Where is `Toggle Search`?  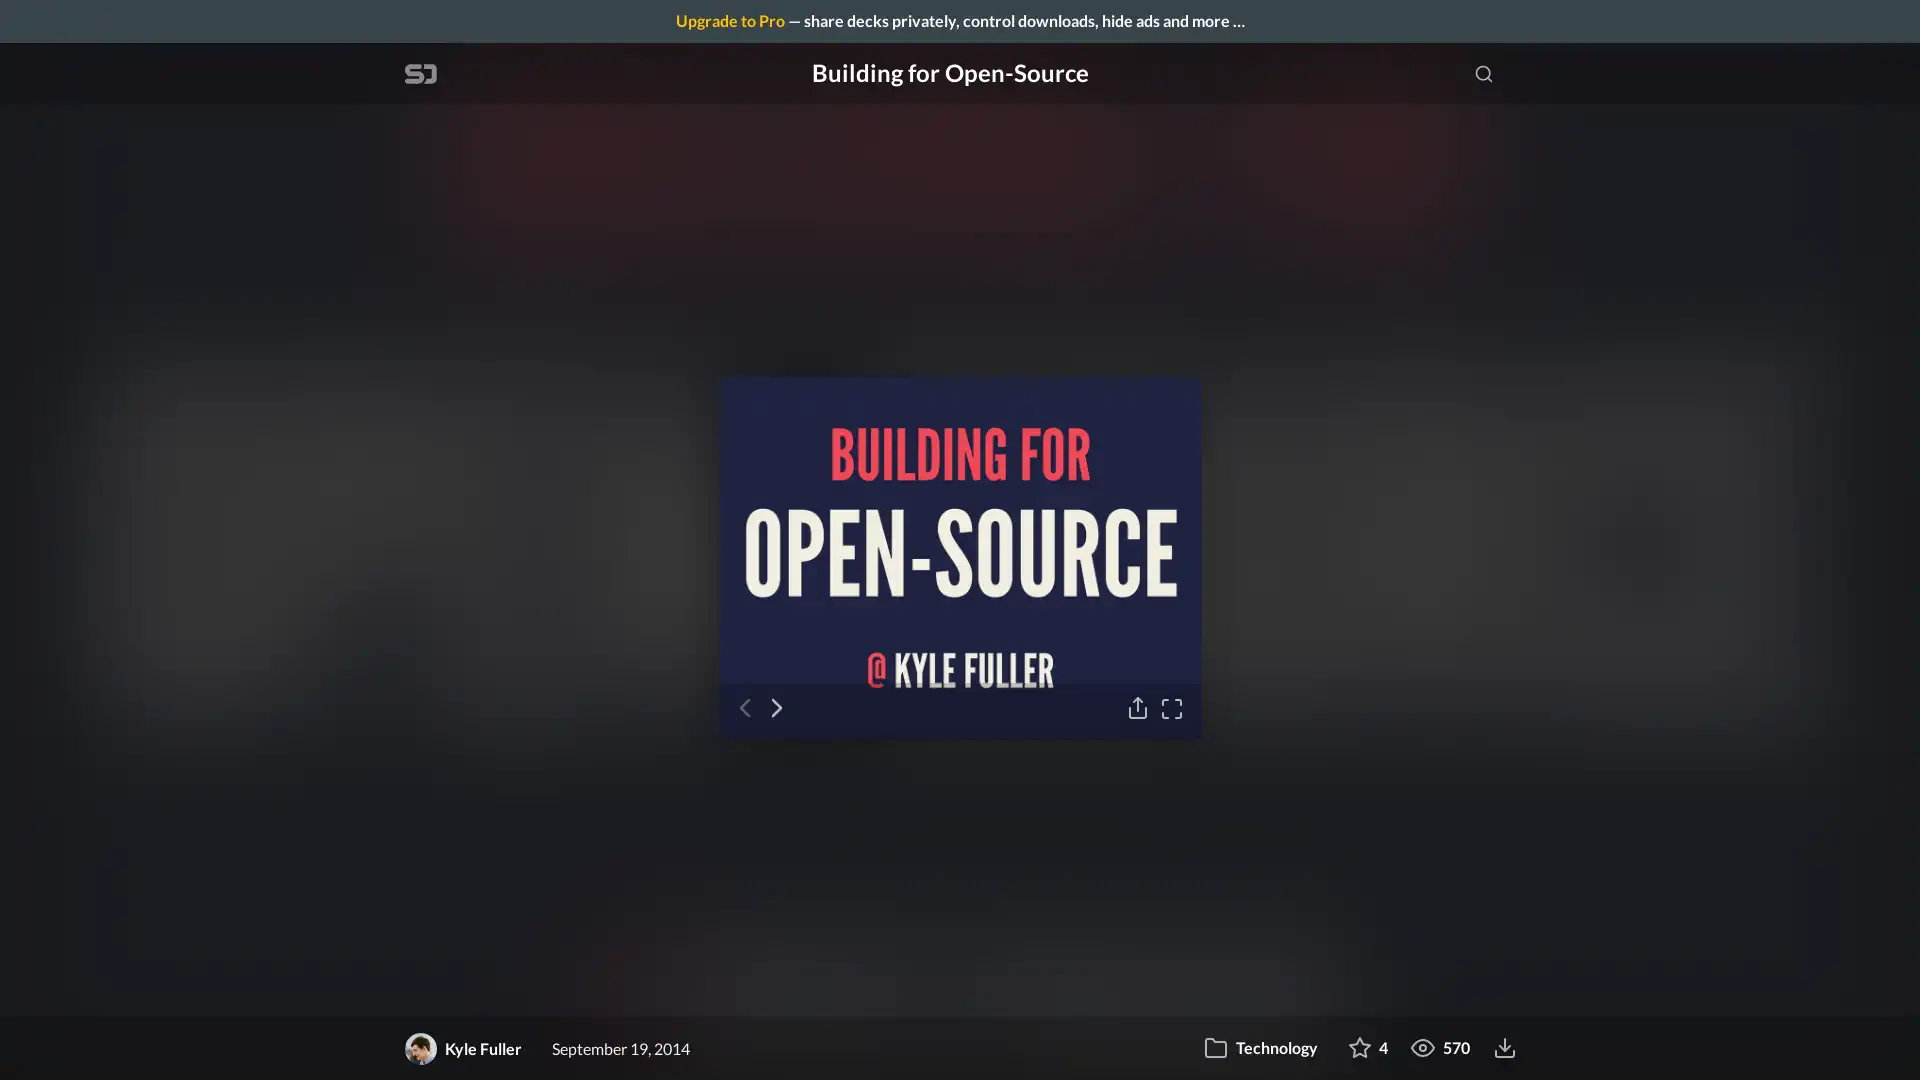
Toggle Search is located at coordinates (1483, 72).